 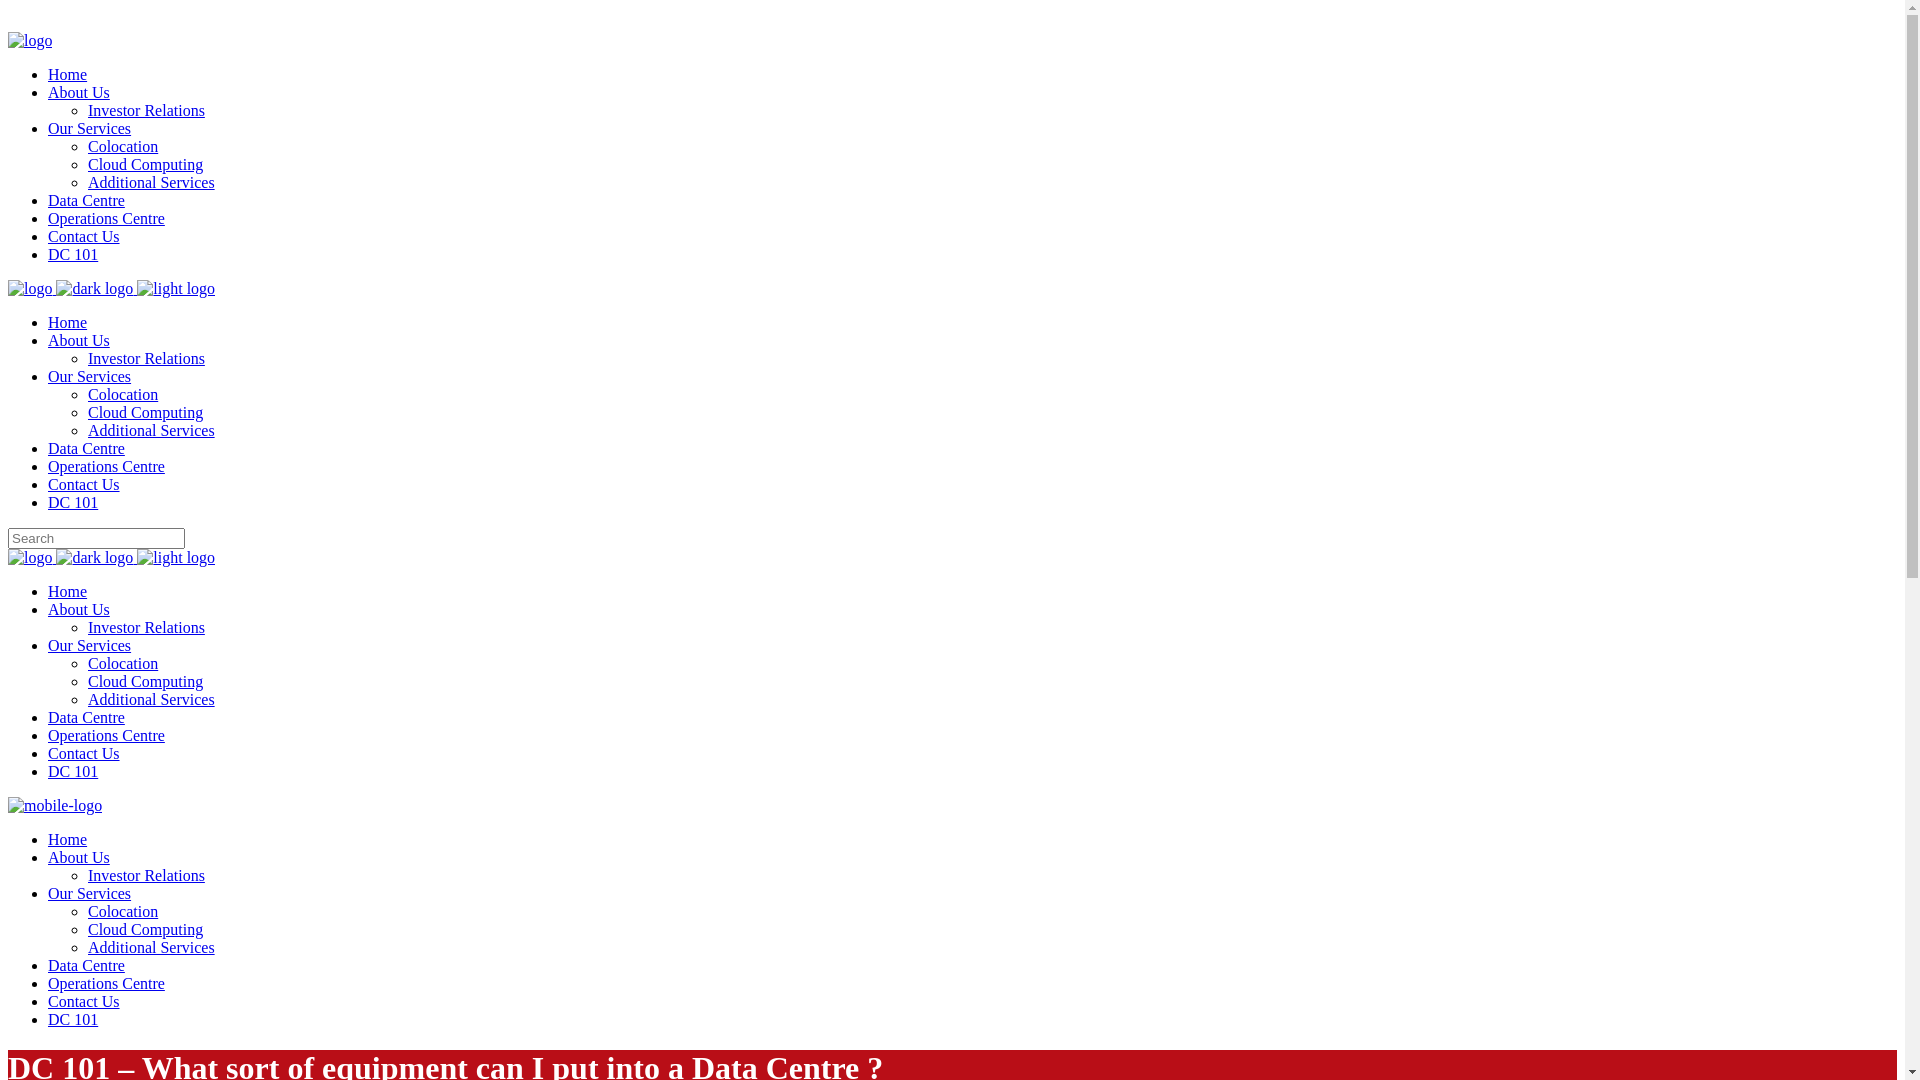 What do you see at coordinates (105, 218) in the screenshot?
I see `'Operations Centre'` at bounding box center [105, 218].